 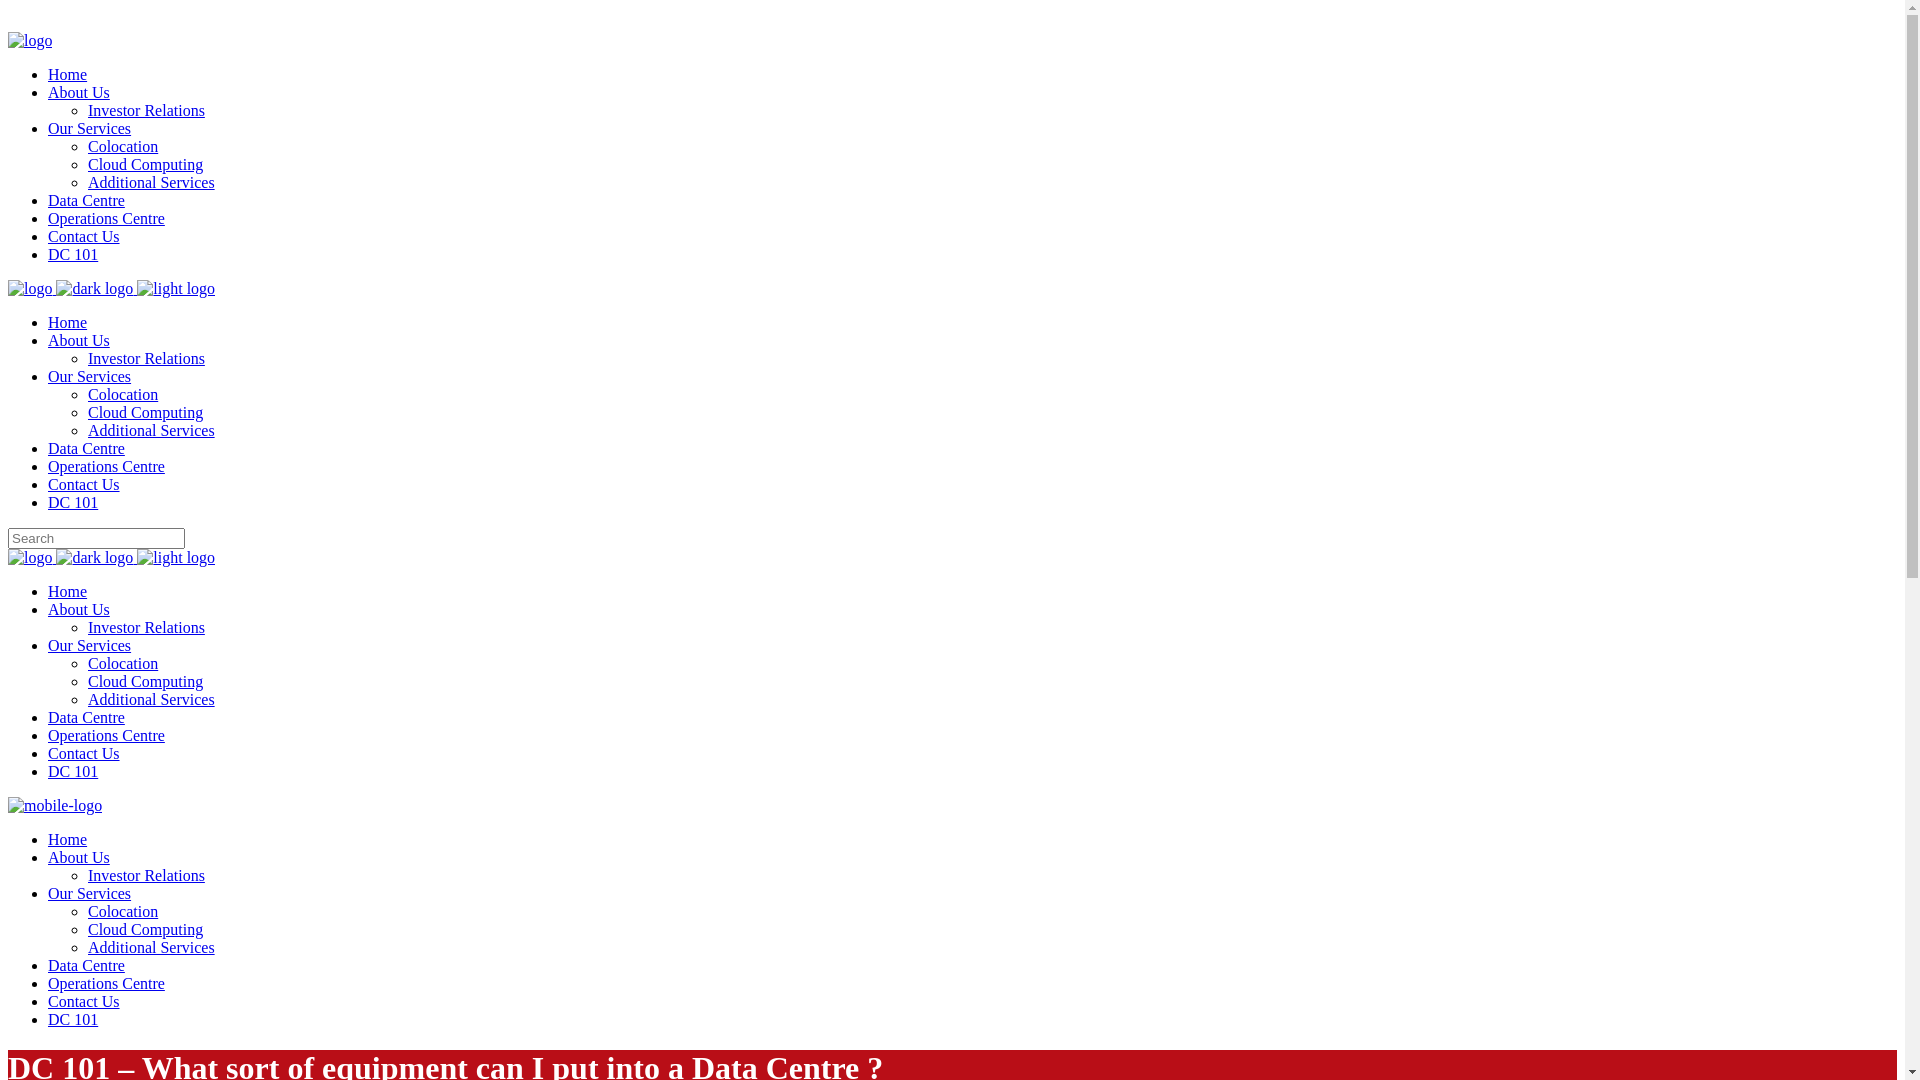 What do you see at coordinates (105, 218) in the screenshot?
I see `'Operations Centre'` at bounding box center [105, 218].